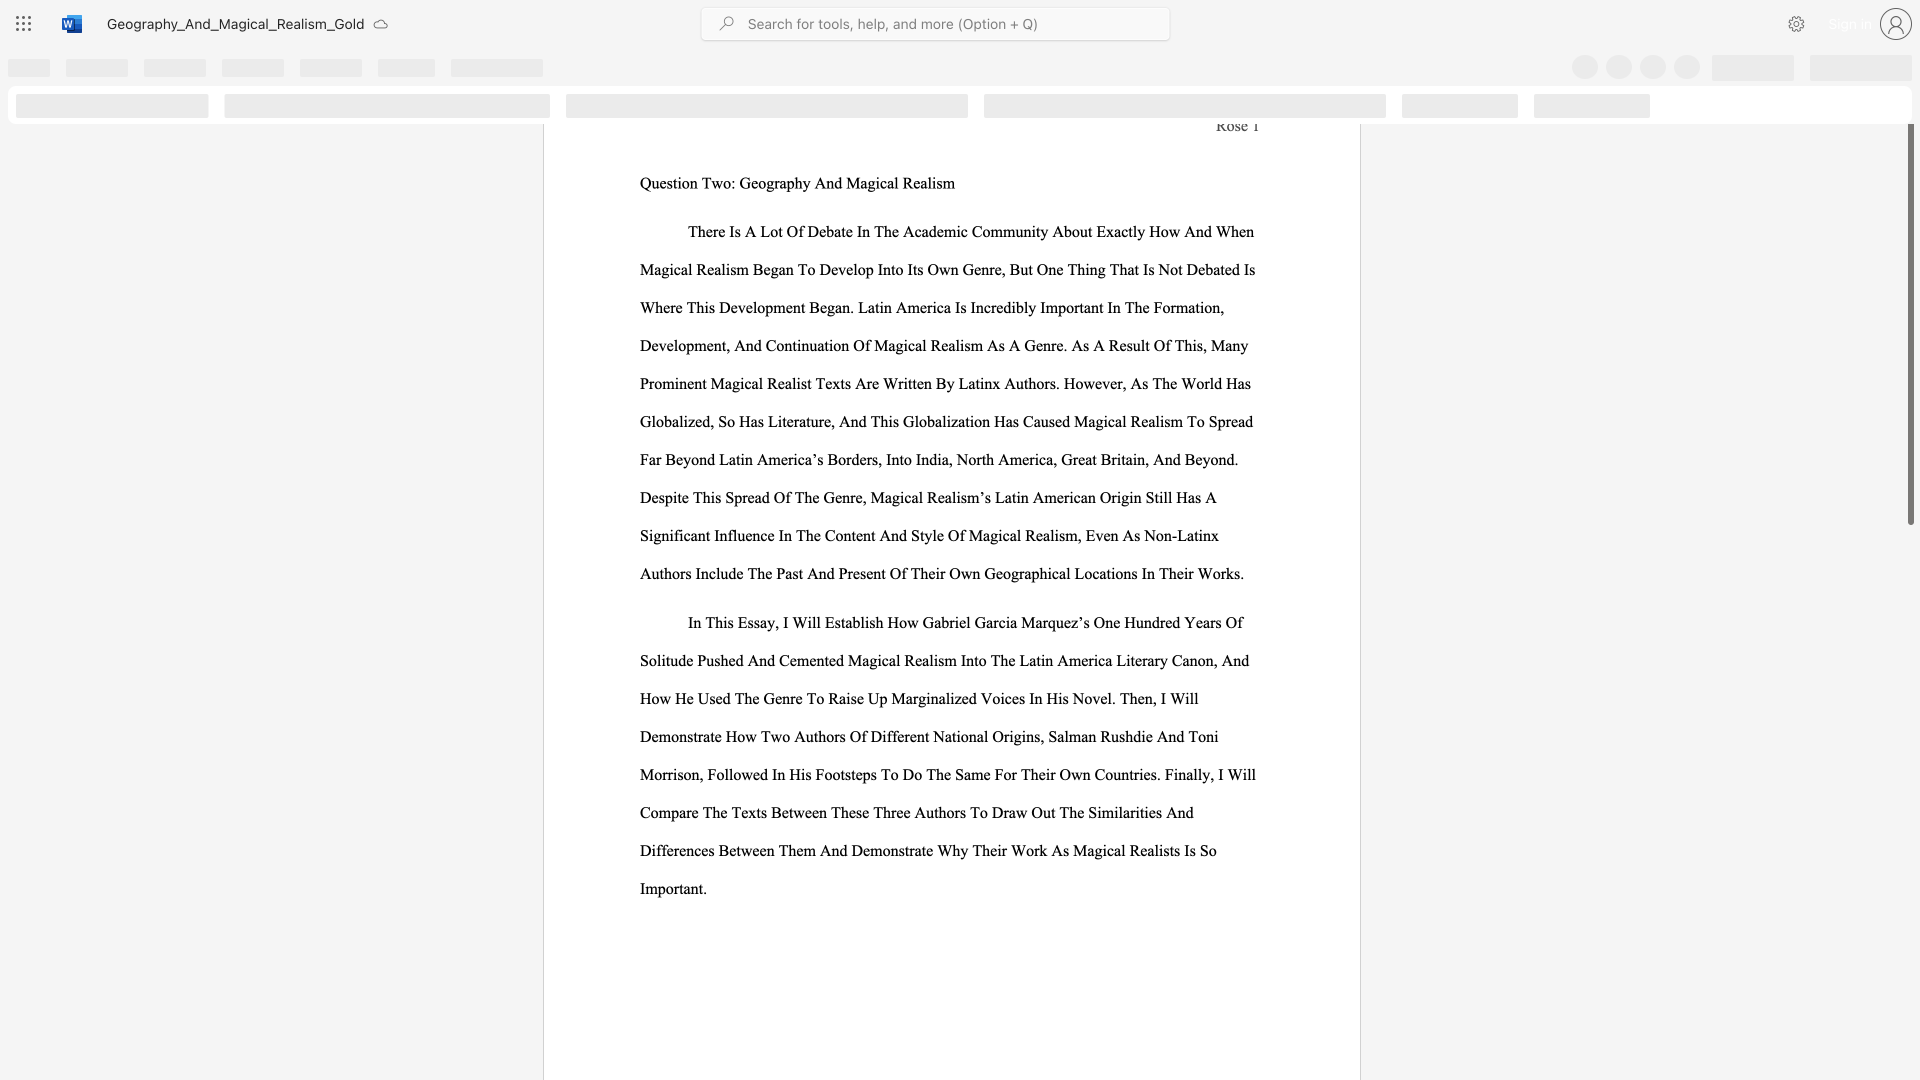 The width and height of the screenshot is (1920, 1080). I want to click on the scrollbar on the right side to scroll the page down, so click(1909, 619).